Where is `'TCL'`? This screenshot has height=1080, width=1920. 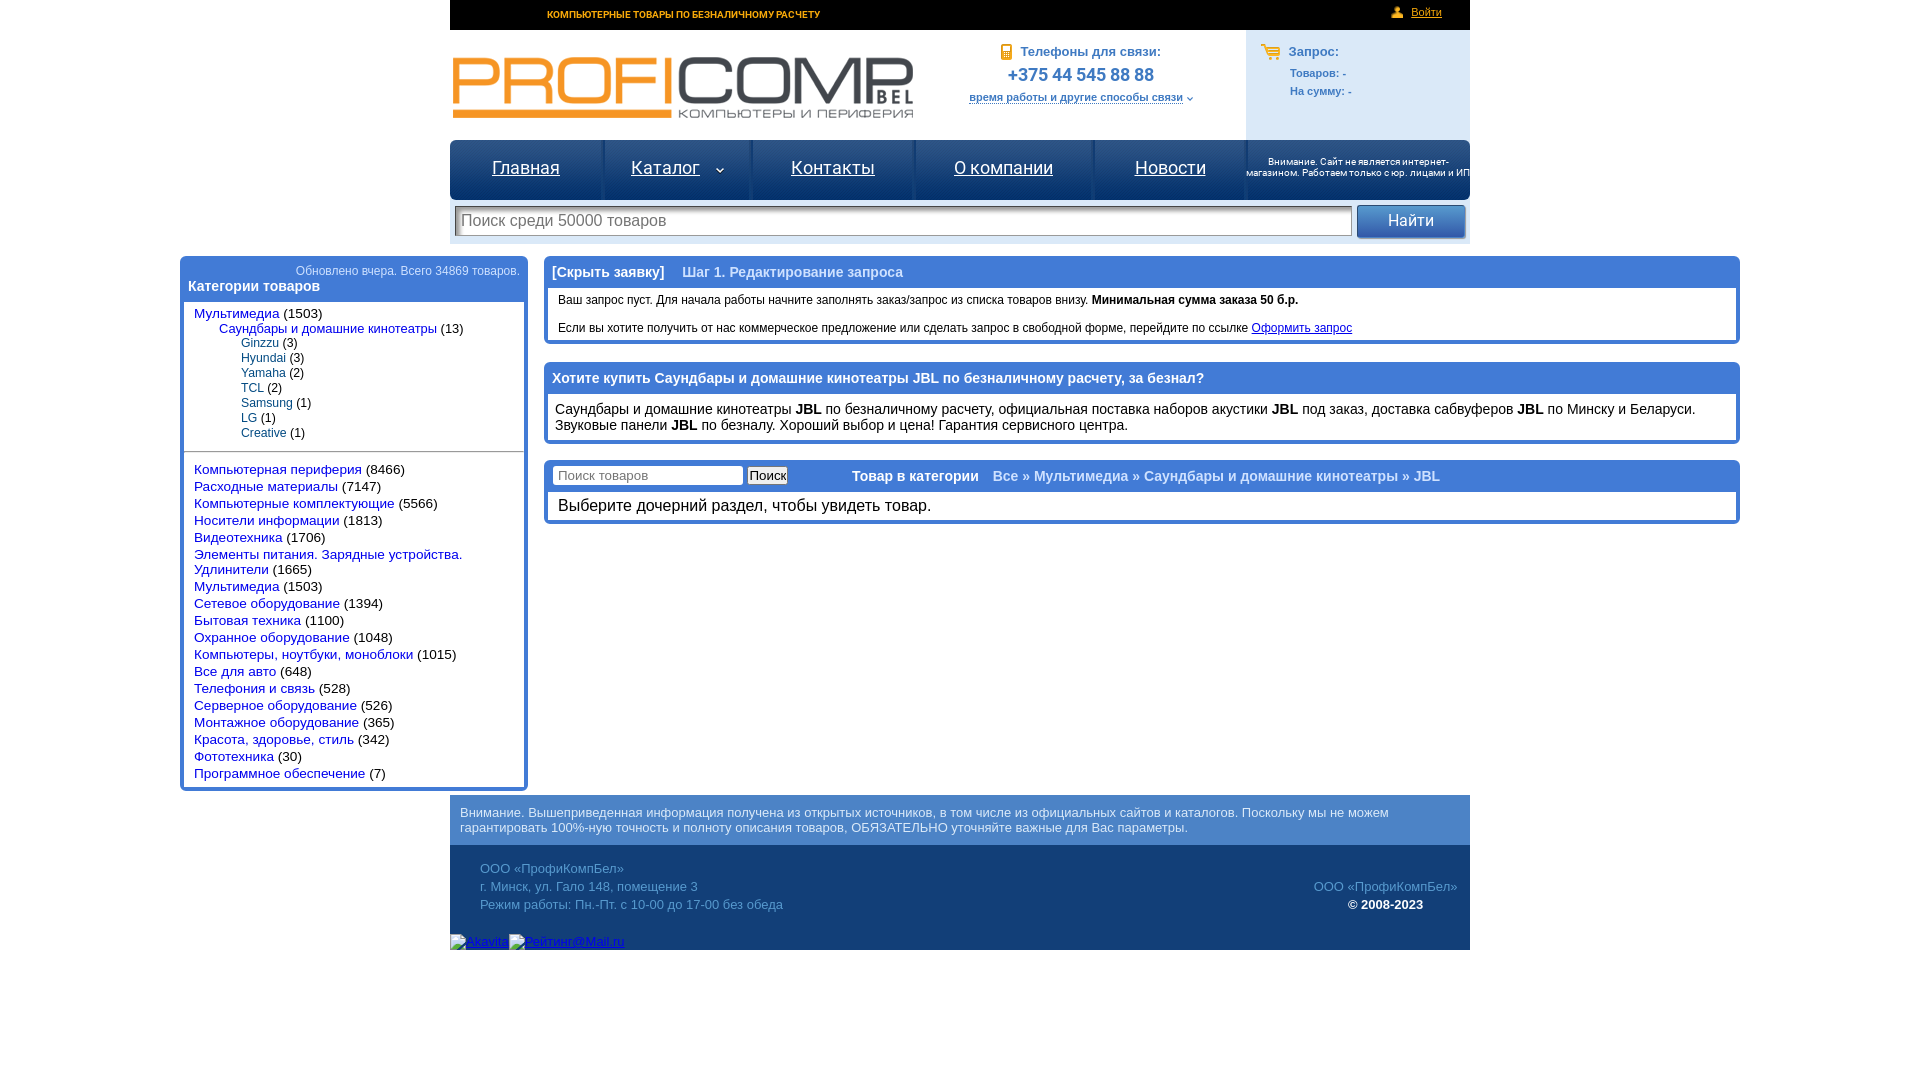
'TCL' is located at coordinates (240, 388).